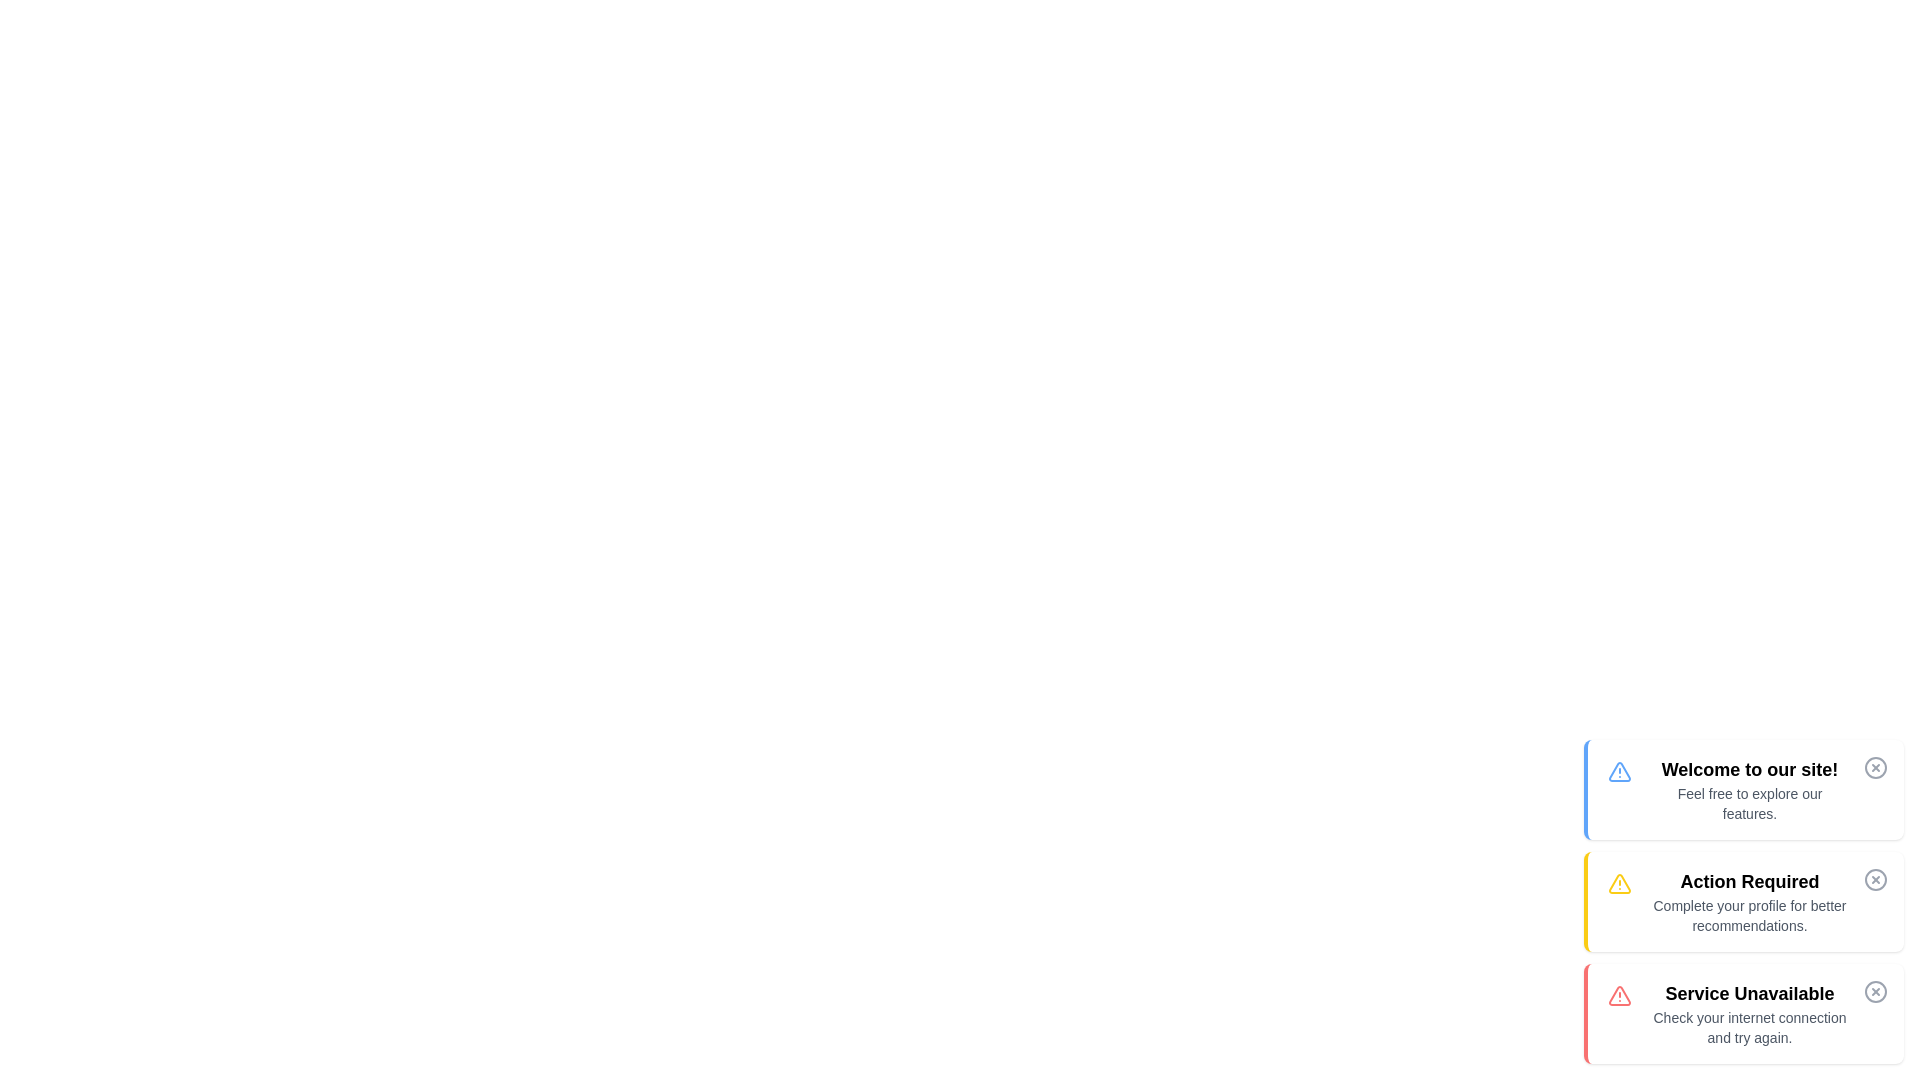 The width and height of the screenshot is (1920, 1080). What do you see at coordinates (1742, 902) in the screenshot?
I see `information in the notification card titled 'Action Required' with a yellow highlight on the left edge, which contains a warning icon and a message to complete your profile for better recommendations` at bounding box center [1742, 902].